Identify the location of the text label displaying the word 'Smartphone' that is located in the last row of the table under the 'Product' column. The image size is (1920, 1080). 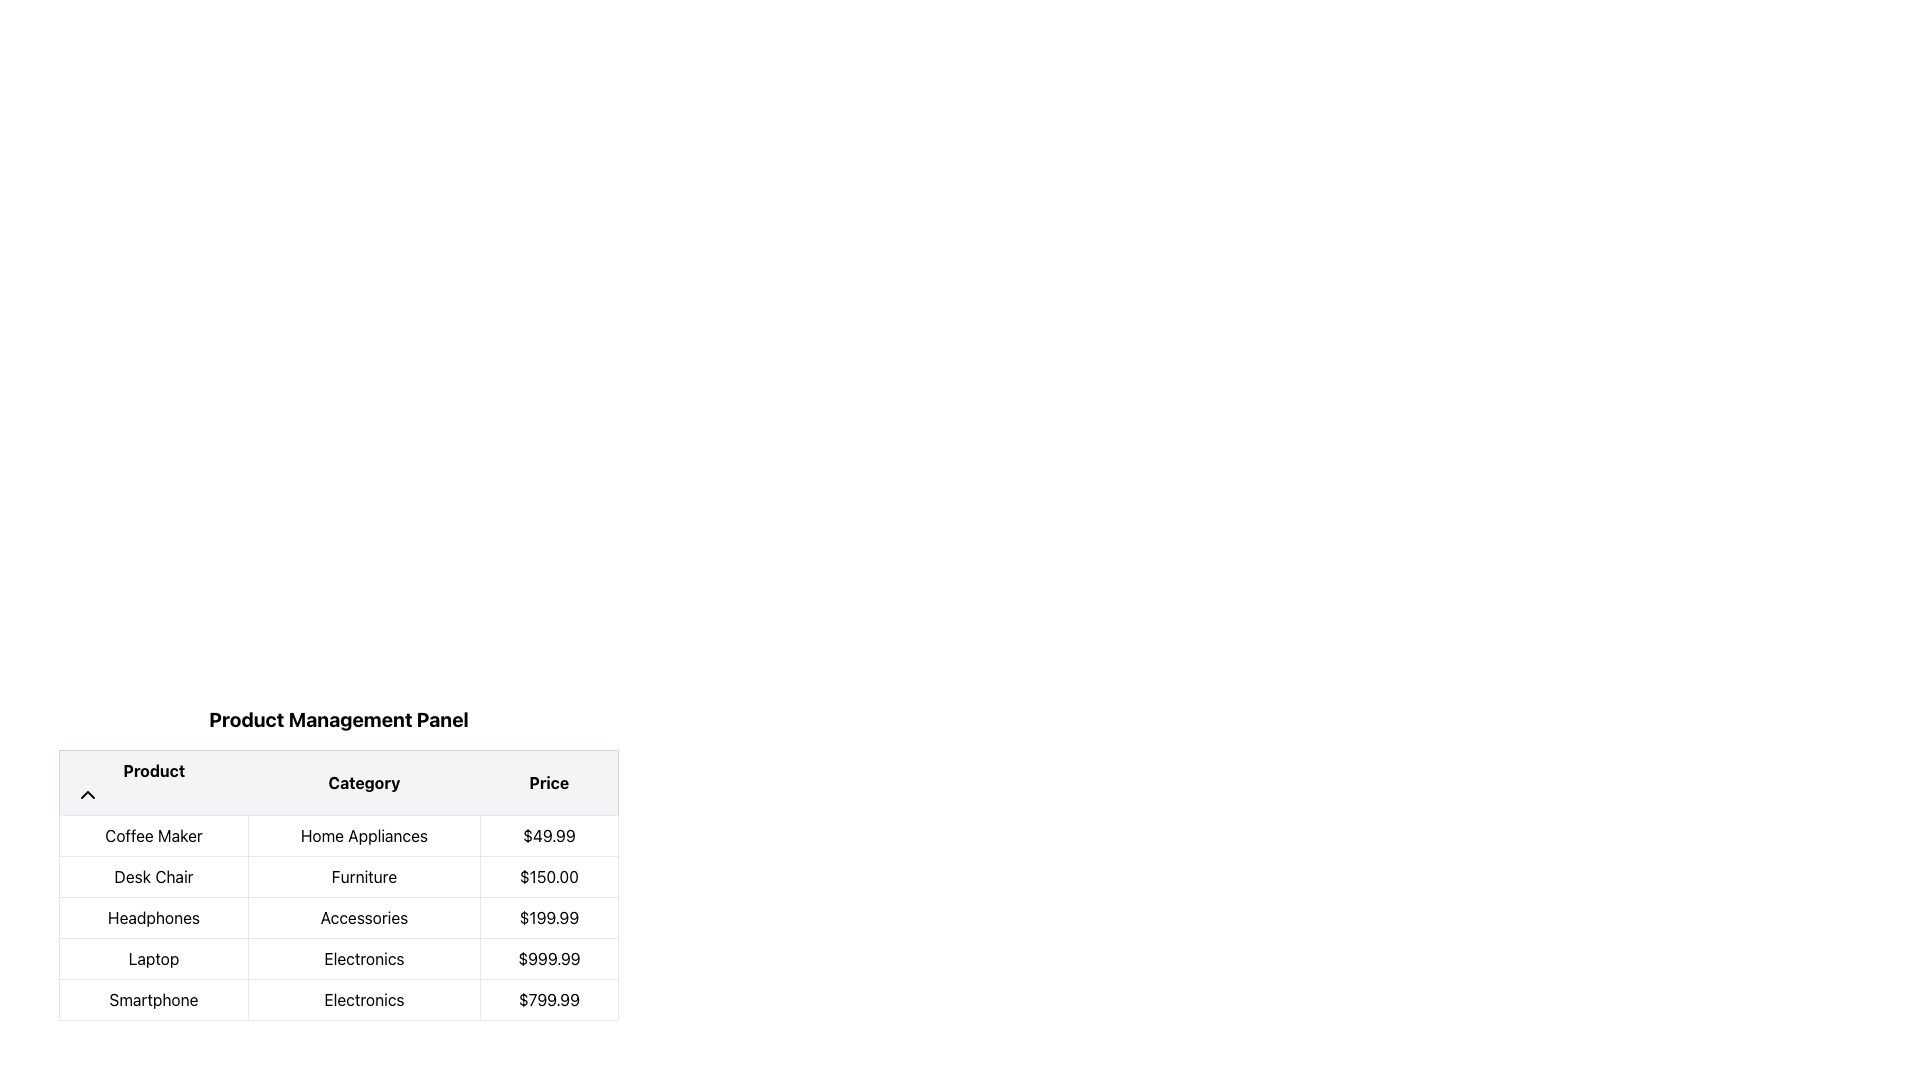
(152, 999).